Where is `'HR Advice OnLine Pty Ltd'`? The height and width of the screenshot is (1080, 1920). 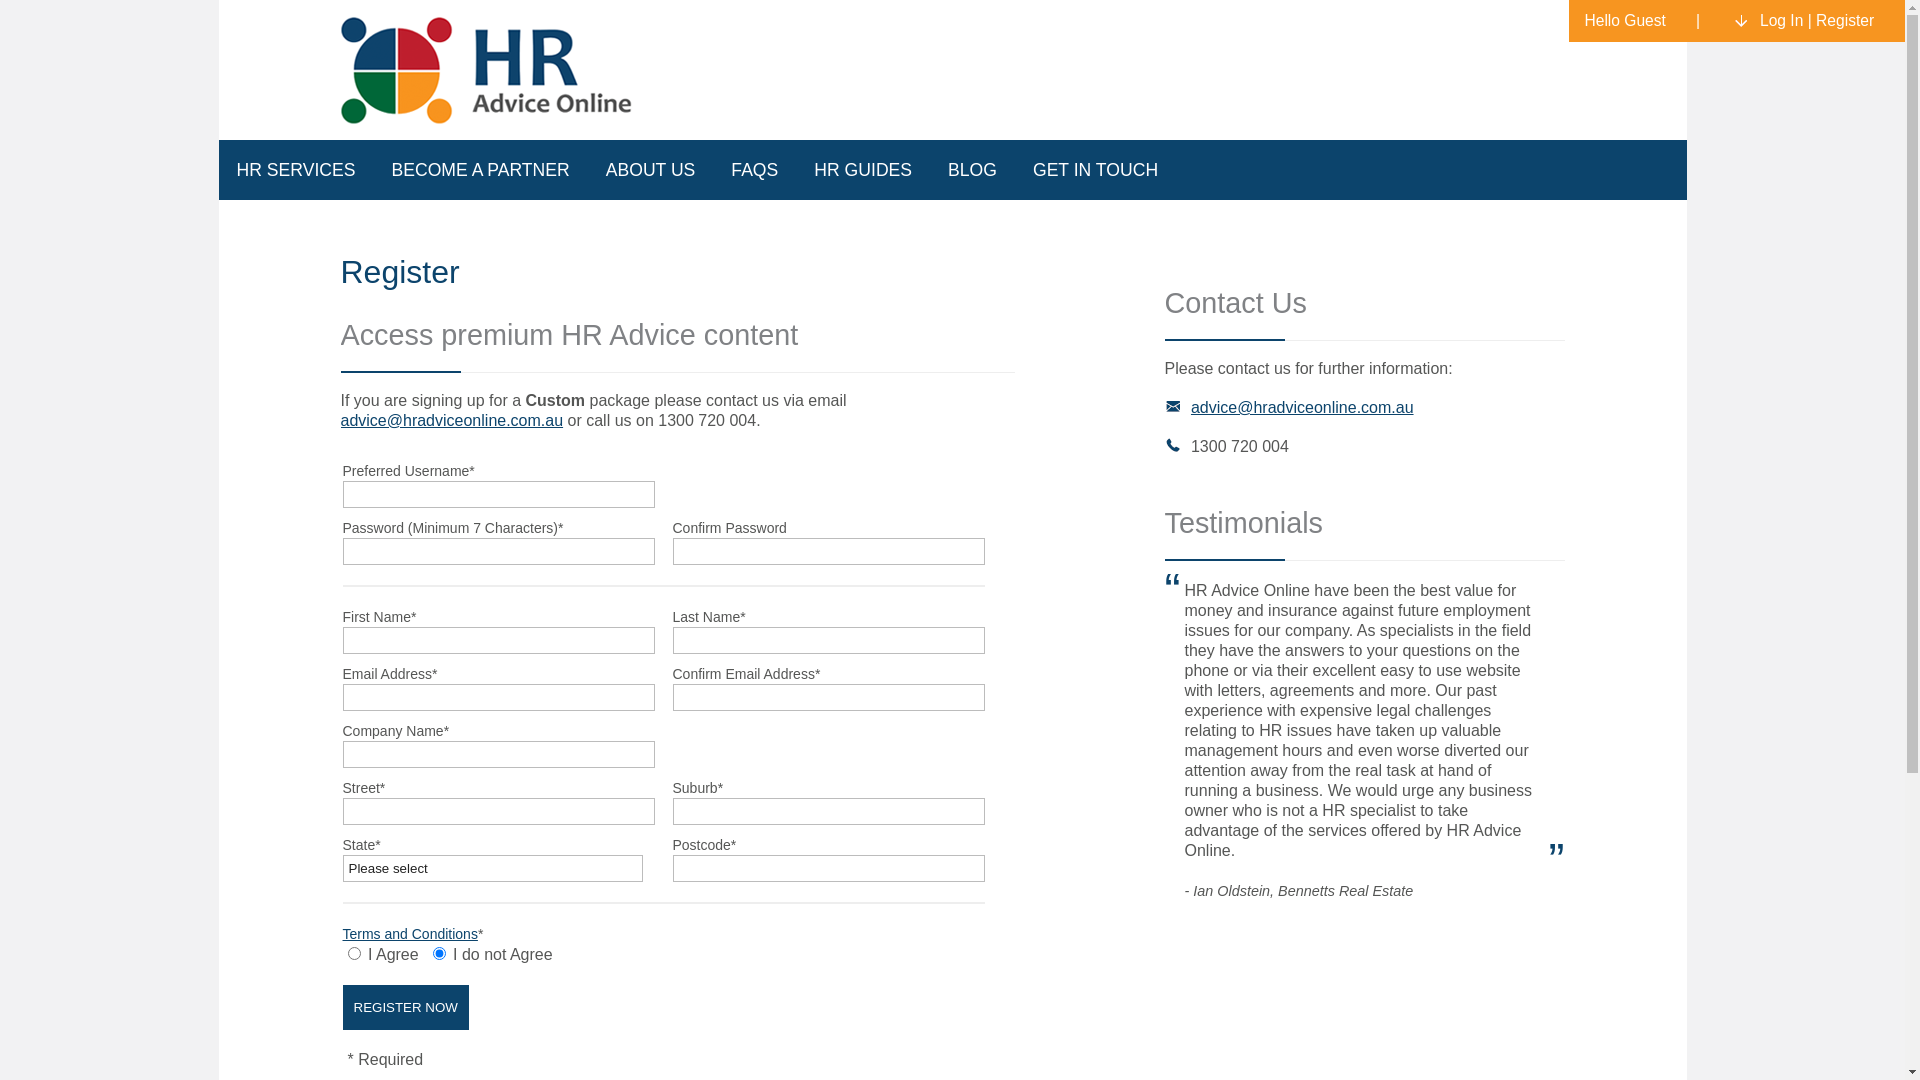 'HR Advice OnLine Pty Ltd' is located at coordinates (489, 68).